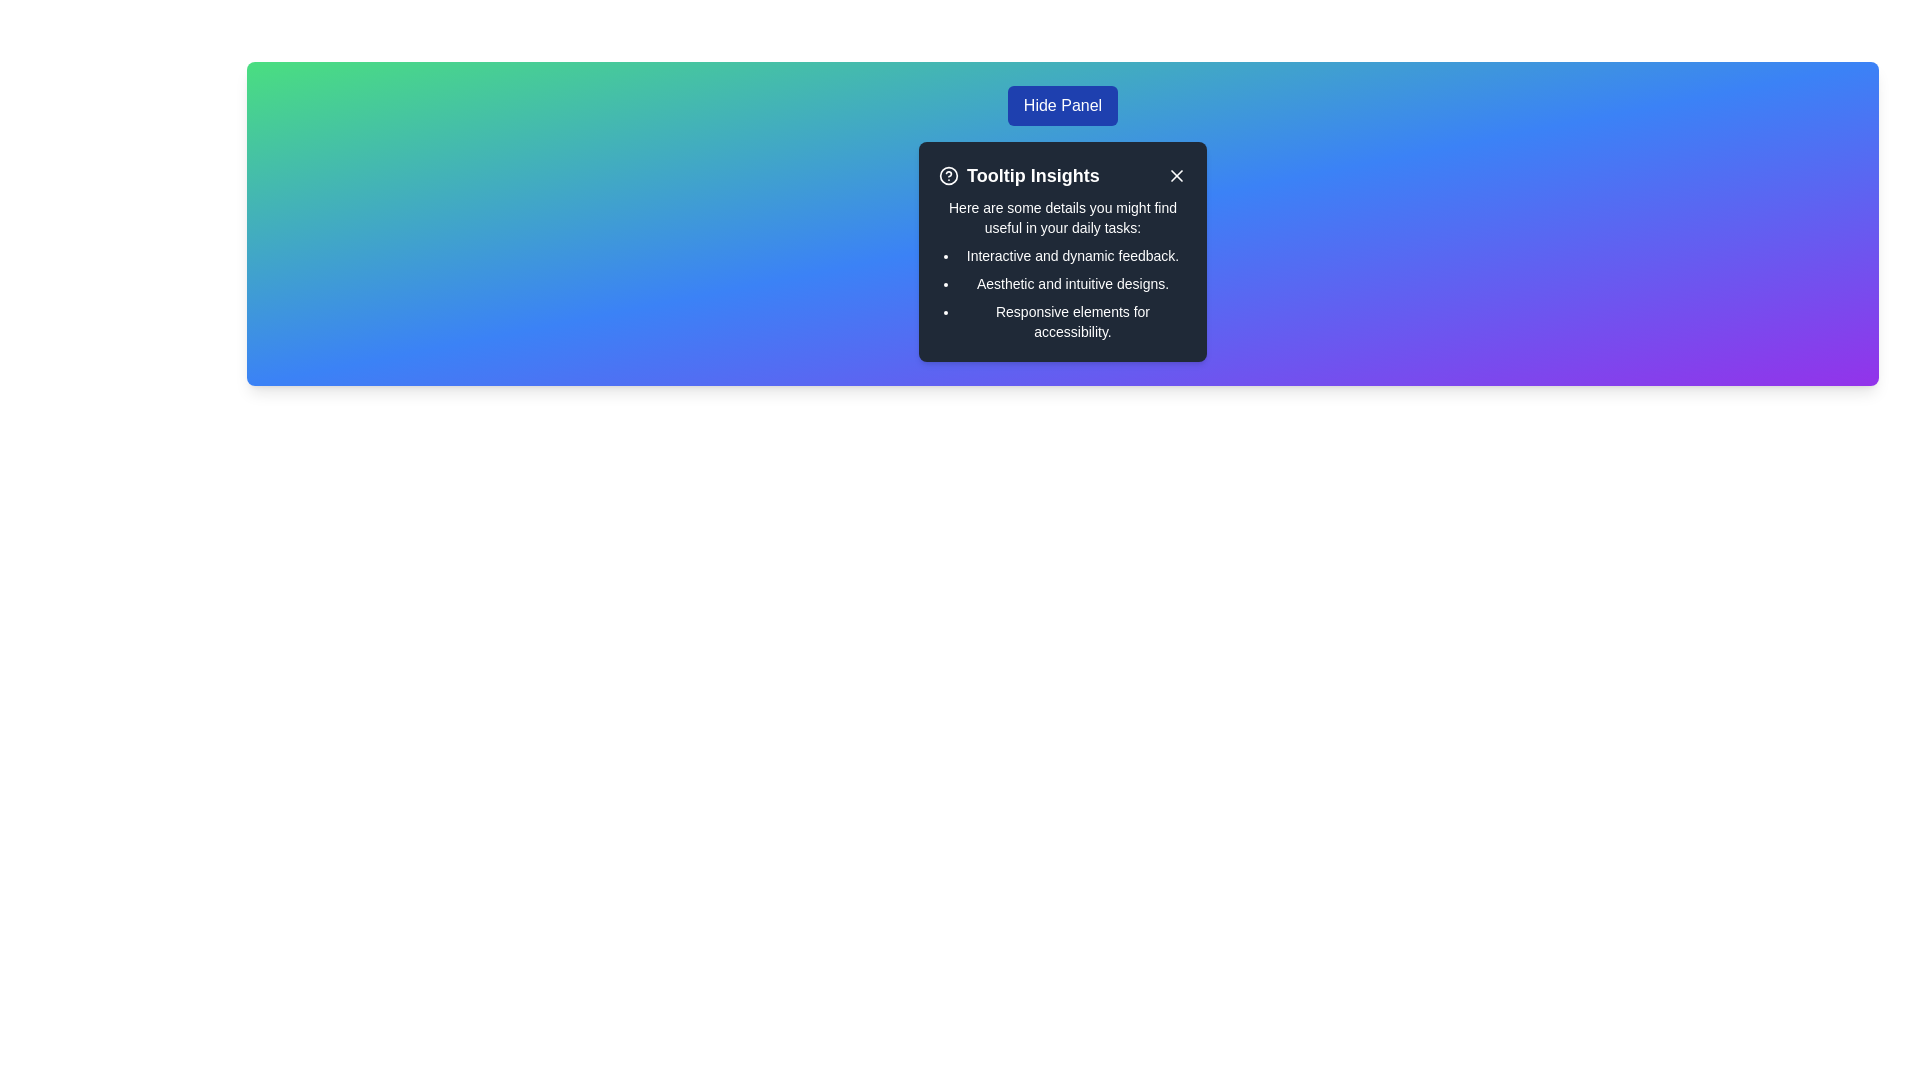  Describe the element at coordinates (1176, 175) in the screenshot. I see `the icon button located at the rightmost part of the 'Tooltip Insights' panel` at that location.